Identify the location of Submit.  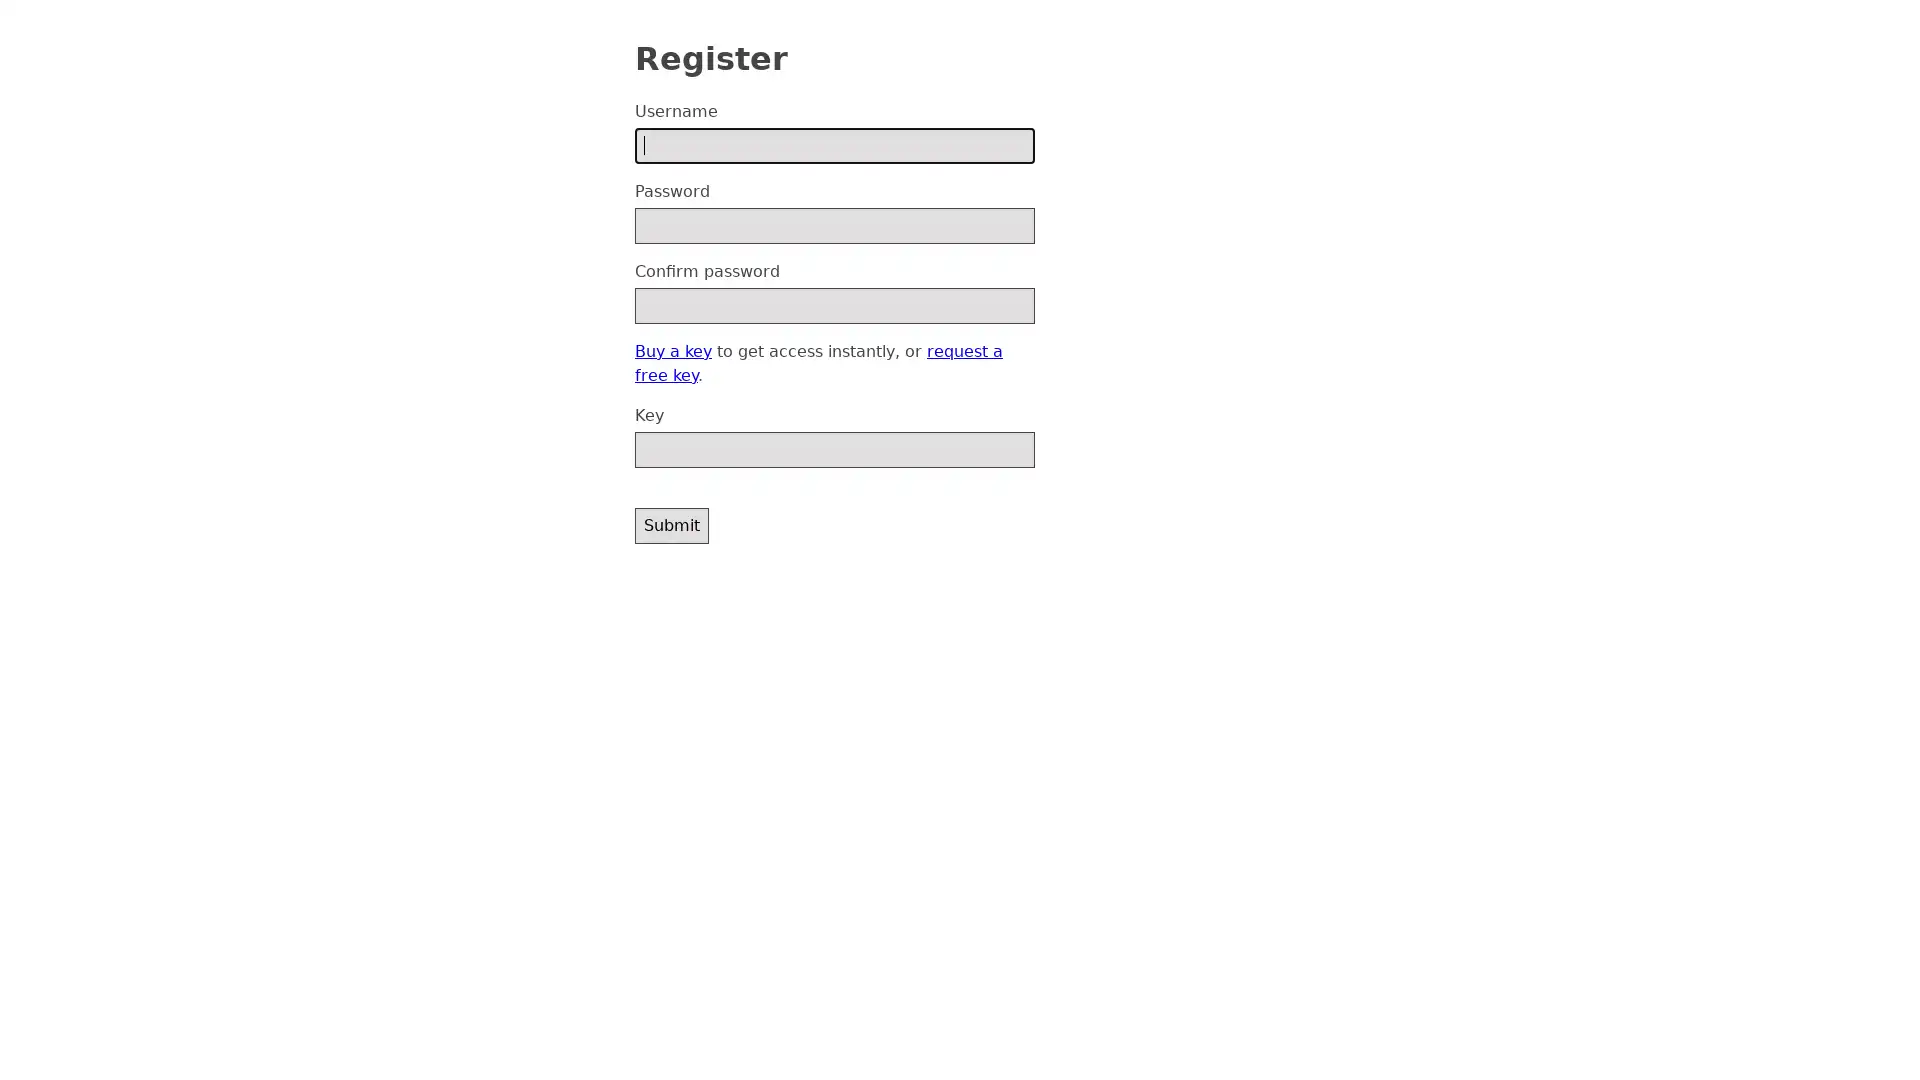
(672, 523).